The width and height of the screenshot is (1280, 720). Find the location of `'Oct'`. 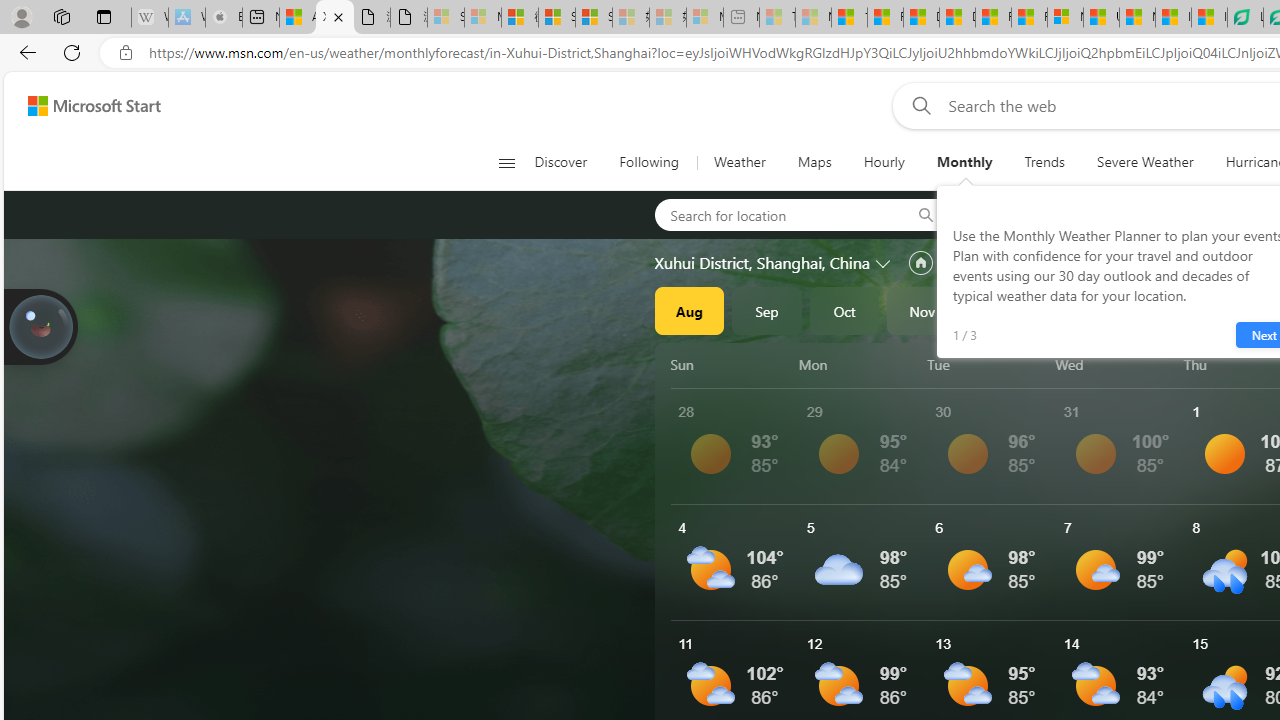

'Oct' is located at coordinates (844, 311).